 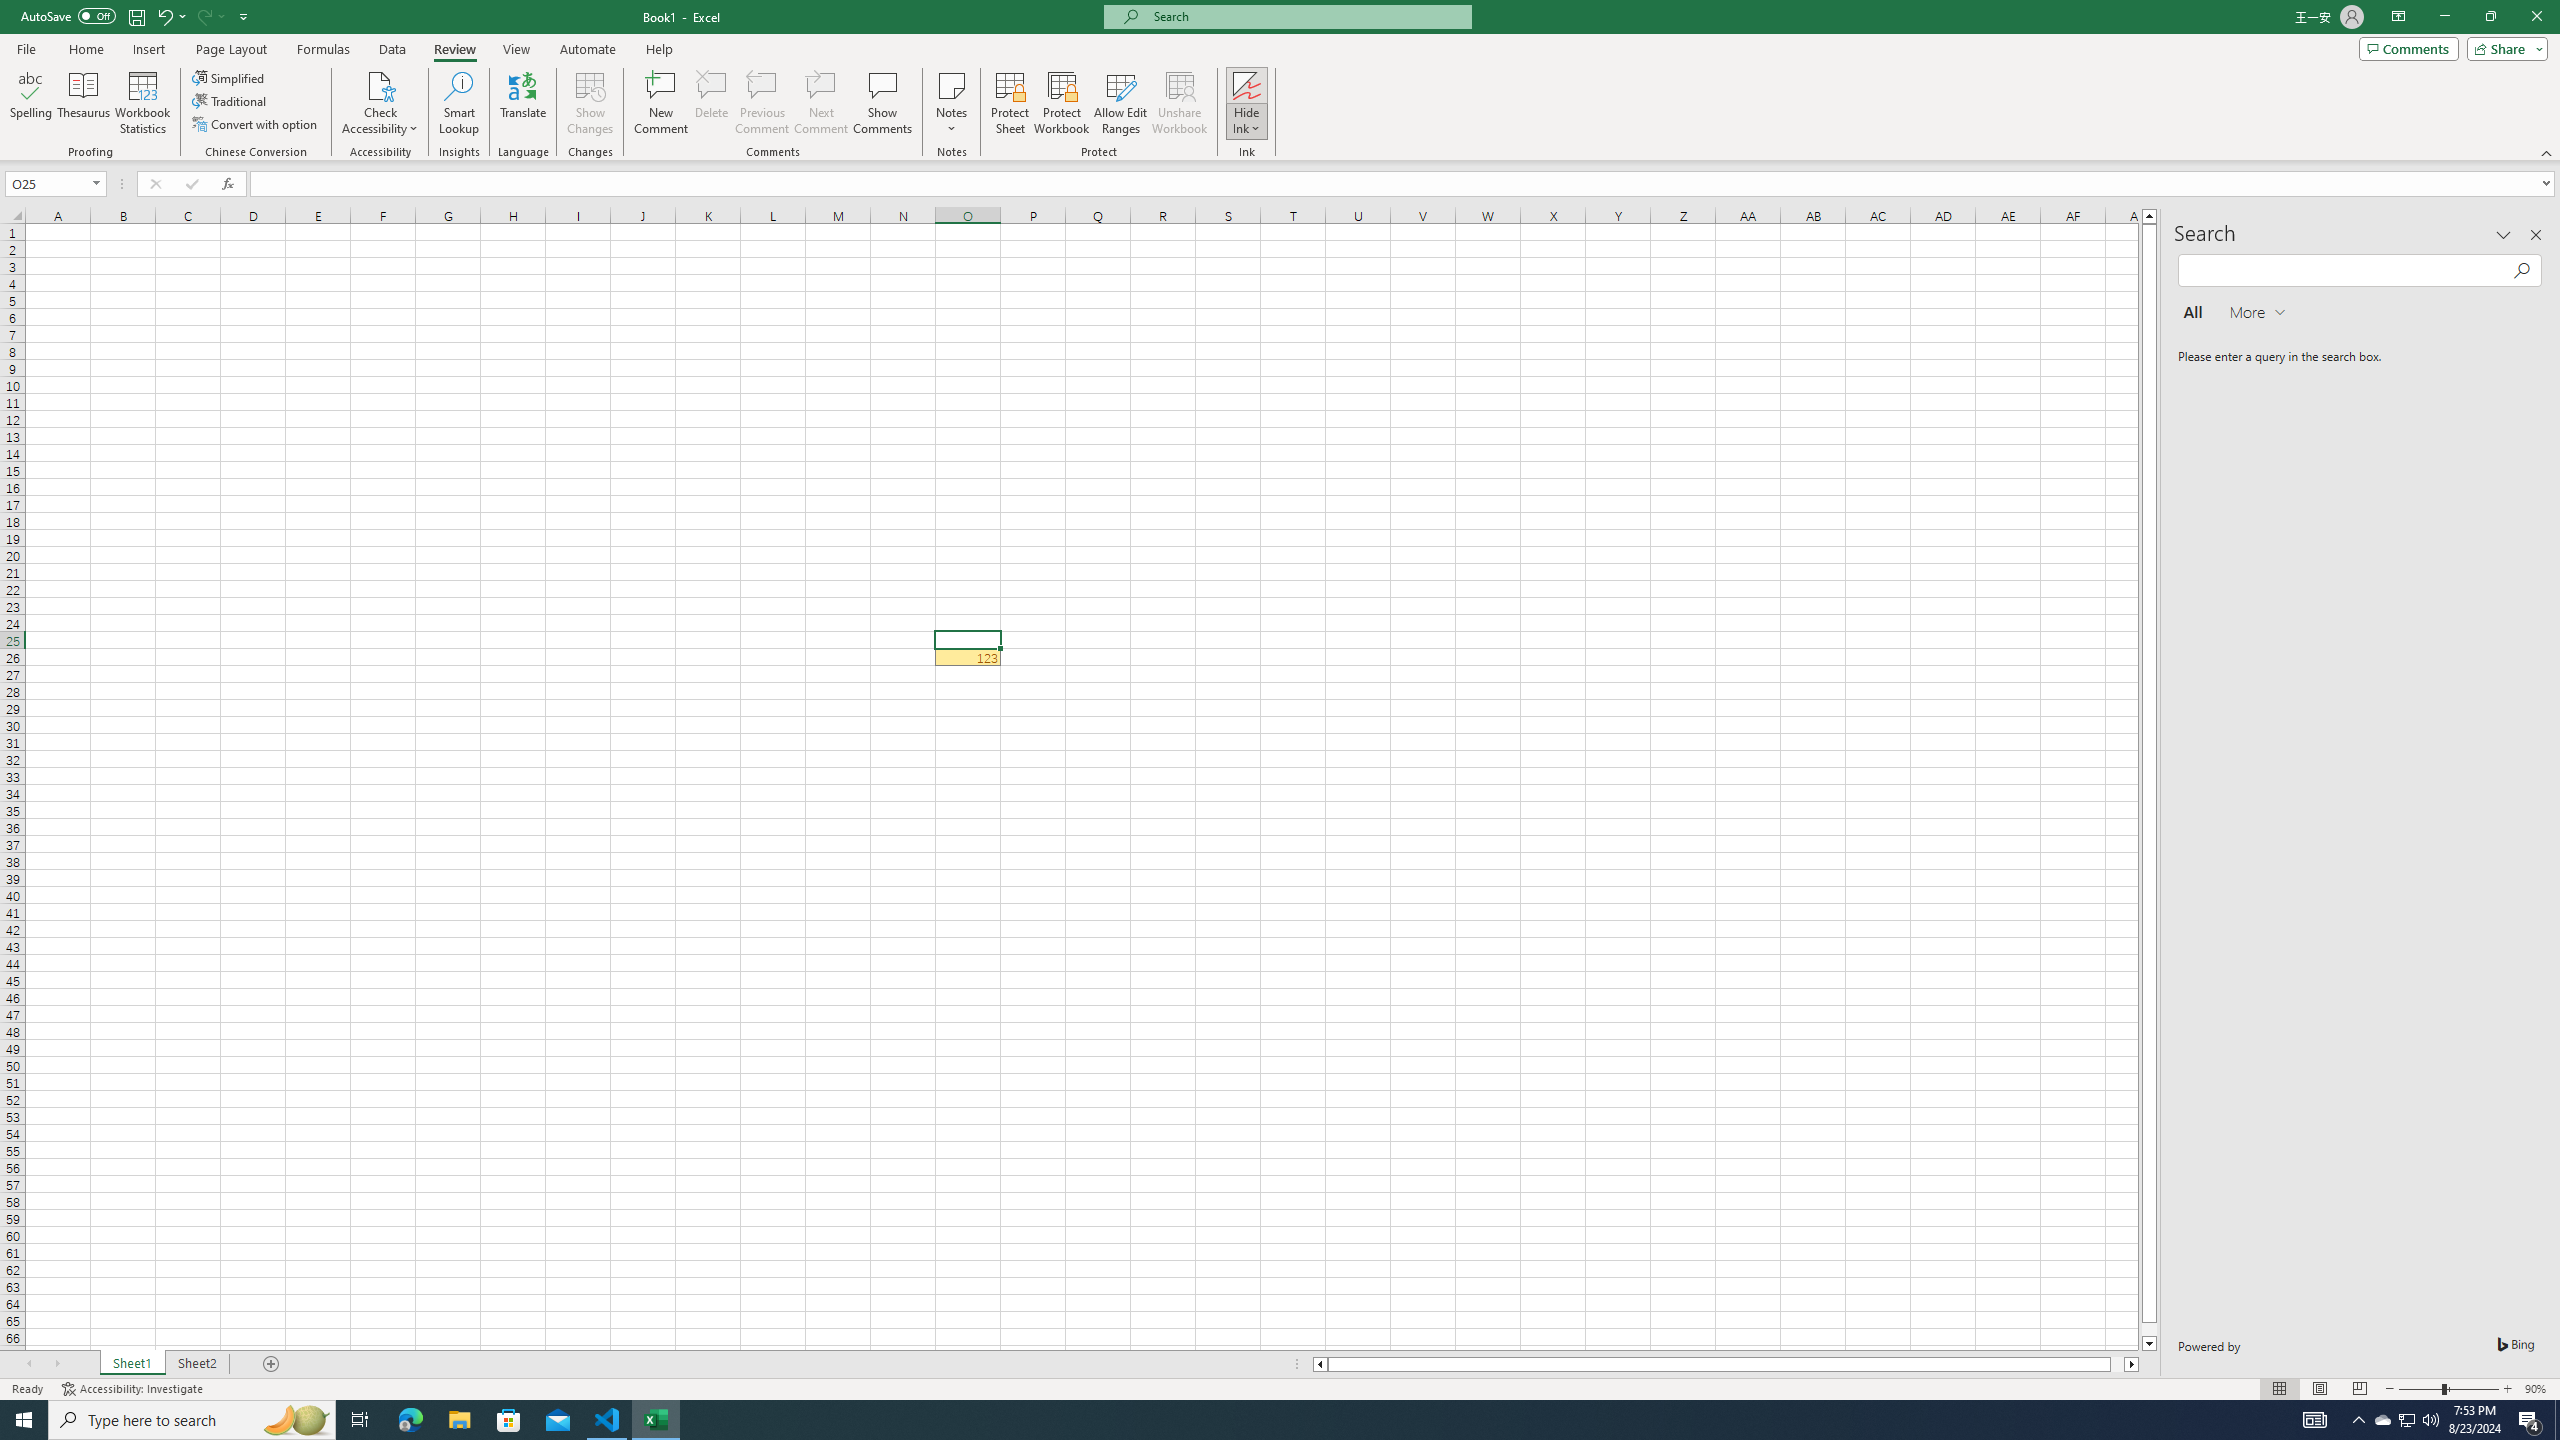 I want to click on 'Delete', so click(x=710, y=103).